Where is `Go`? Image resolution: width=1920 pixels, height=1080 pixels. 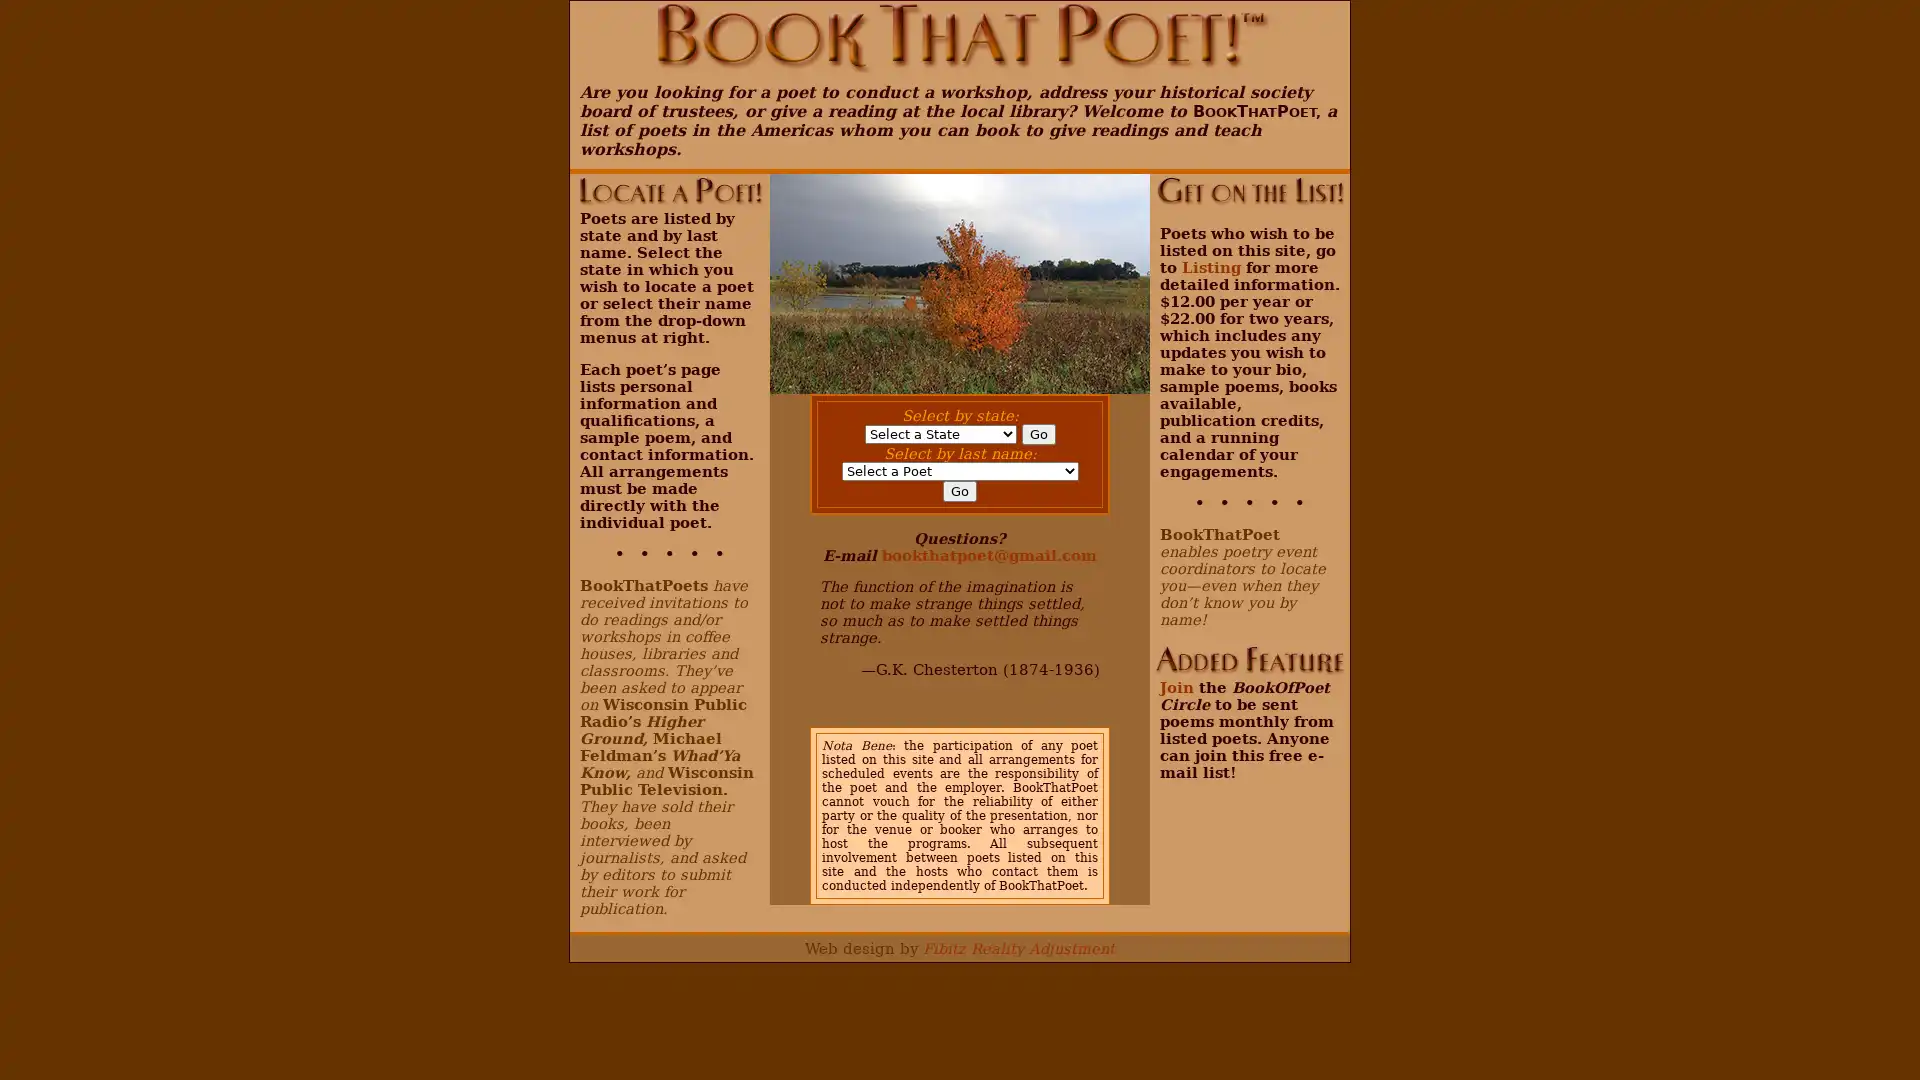 Go is located at coordinates (960, 491).